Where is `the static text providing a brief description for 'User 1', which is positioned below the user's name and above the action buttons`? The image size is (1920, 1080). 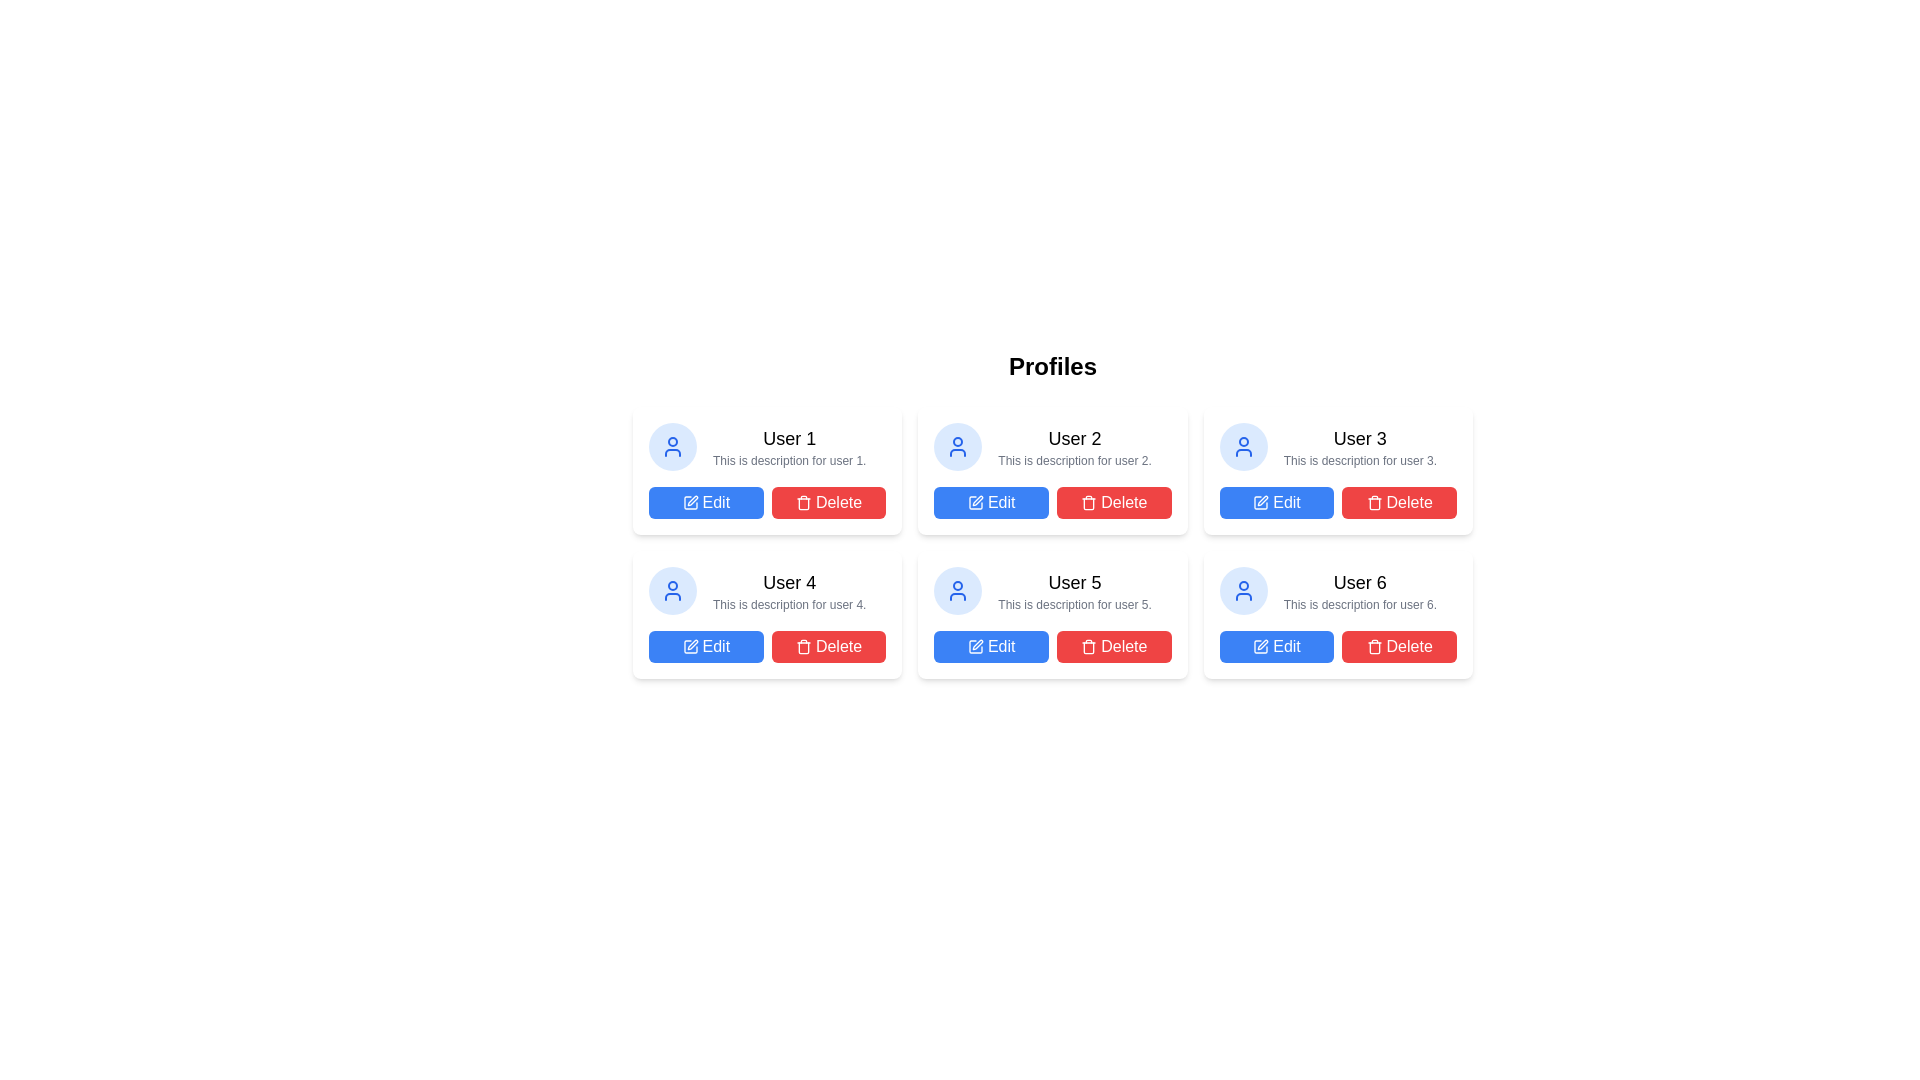 the static text providing a brief description for 'User 1', which is positioned below the user's name and above the action buttons is located at coordinates (788, 461).